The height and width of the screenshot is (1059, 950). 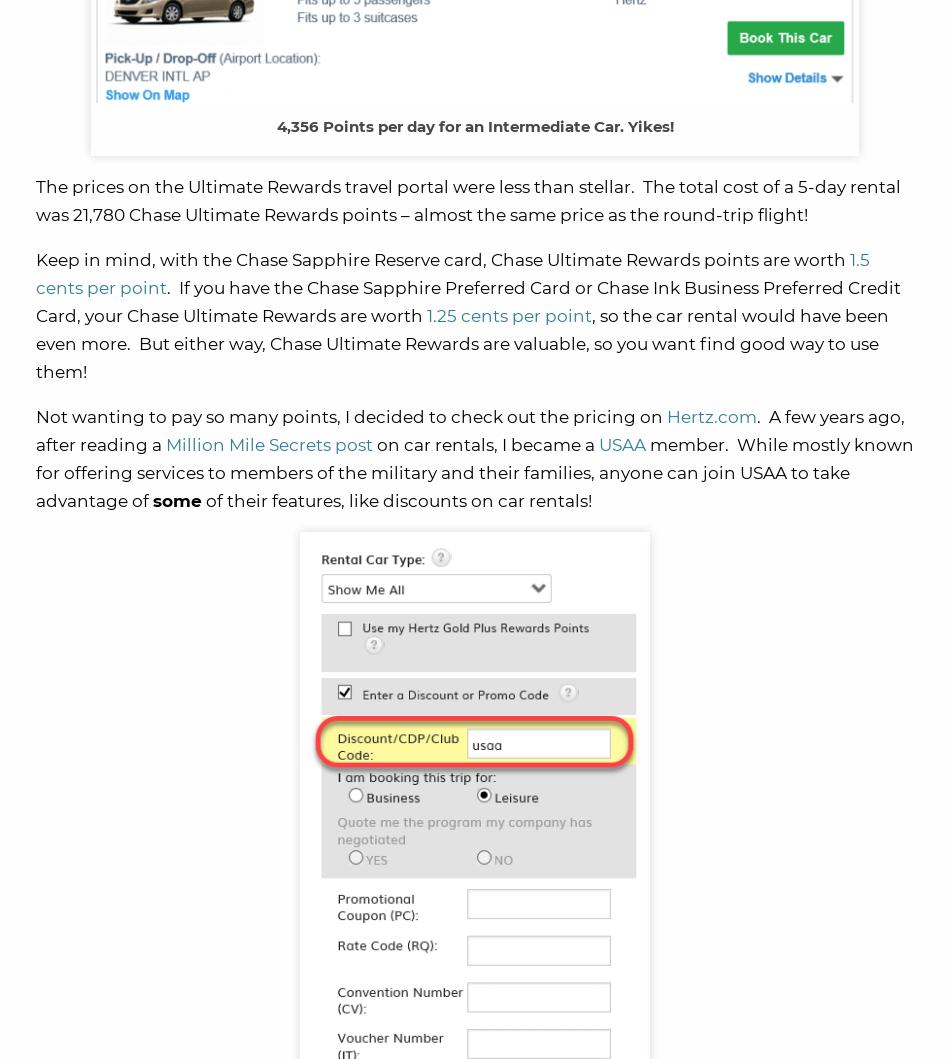 What do you see at coordinates (205, 501) in the screenshot?
I see `'of their features, like discounts on car rentals!'` at bounding box center [205, 501].